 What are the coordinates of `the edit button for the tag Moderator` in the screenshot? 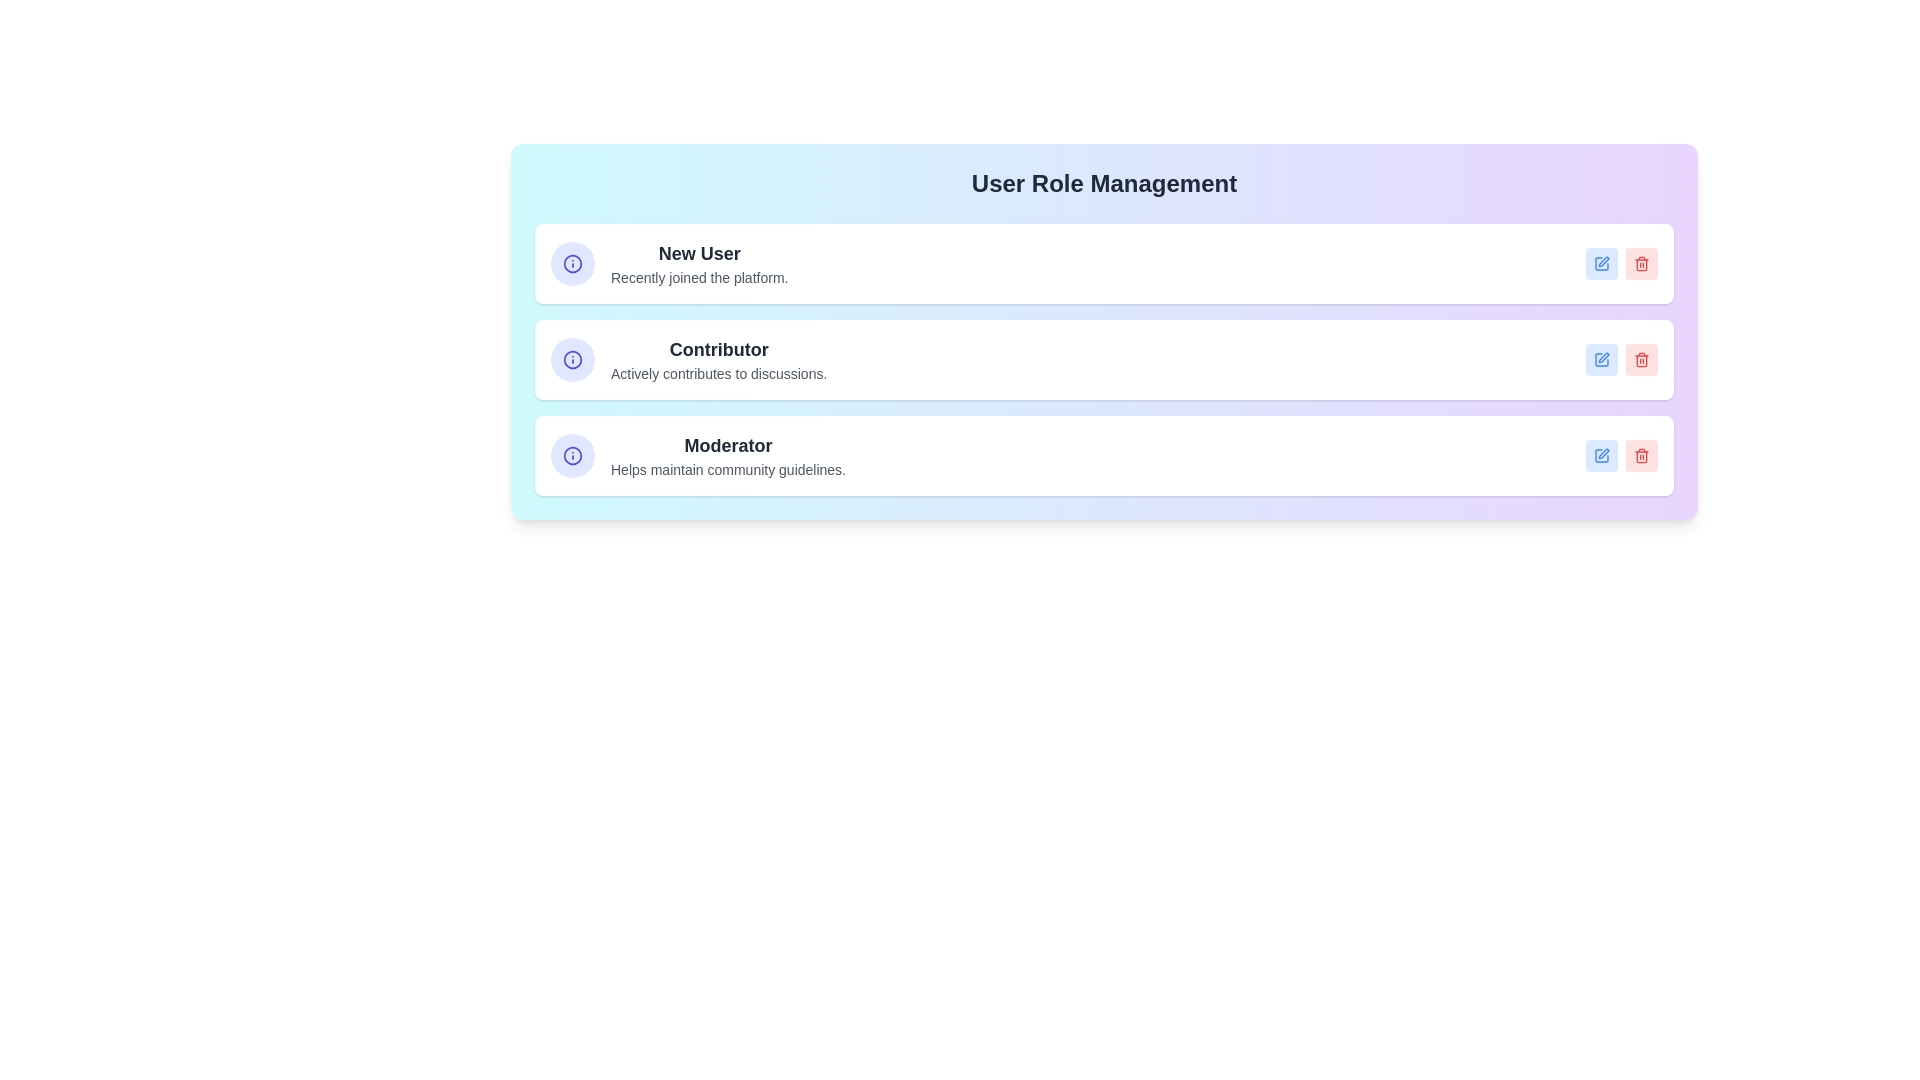 It's located at (1602, 455).